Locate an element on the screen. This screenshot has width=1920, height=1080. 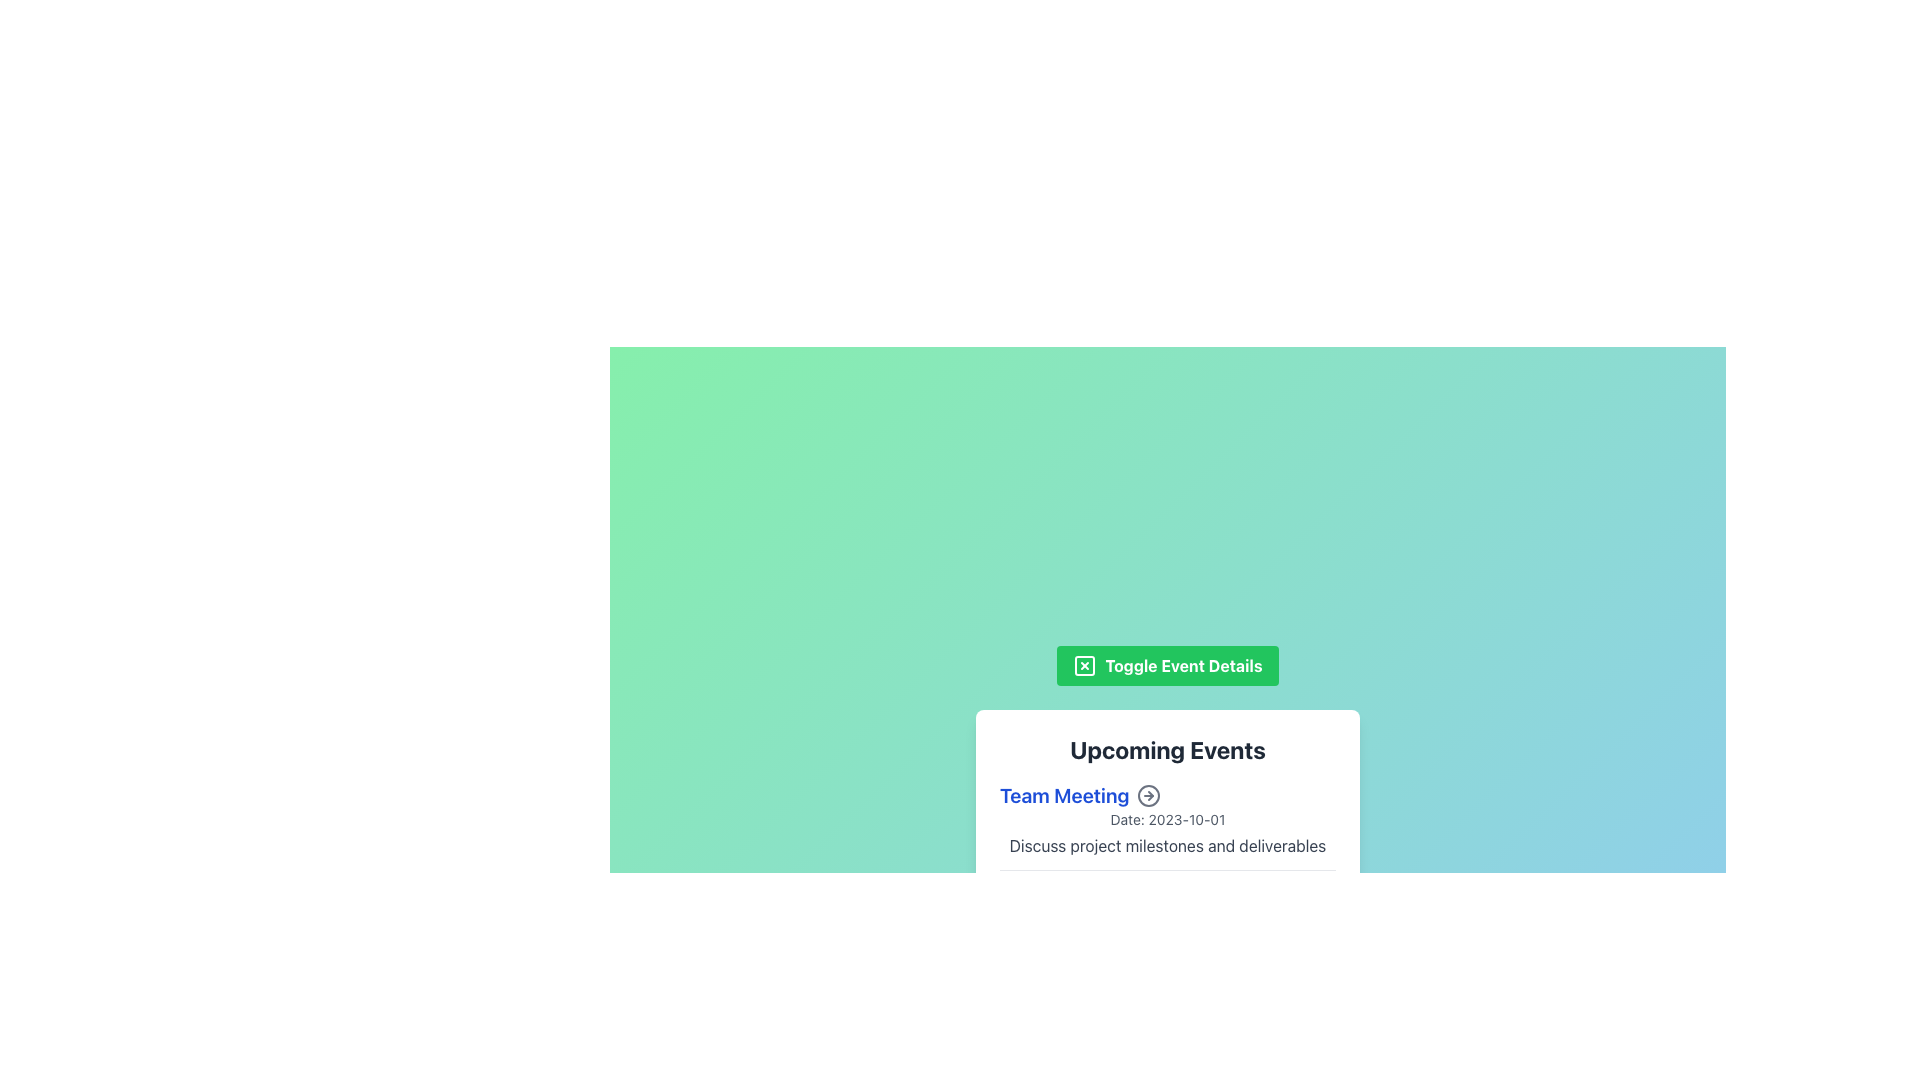
the small rounded rectangle inside the 'Toggle Event Details' button, which serves as a decorative SVG shape is located at coordinates (1084, 665).